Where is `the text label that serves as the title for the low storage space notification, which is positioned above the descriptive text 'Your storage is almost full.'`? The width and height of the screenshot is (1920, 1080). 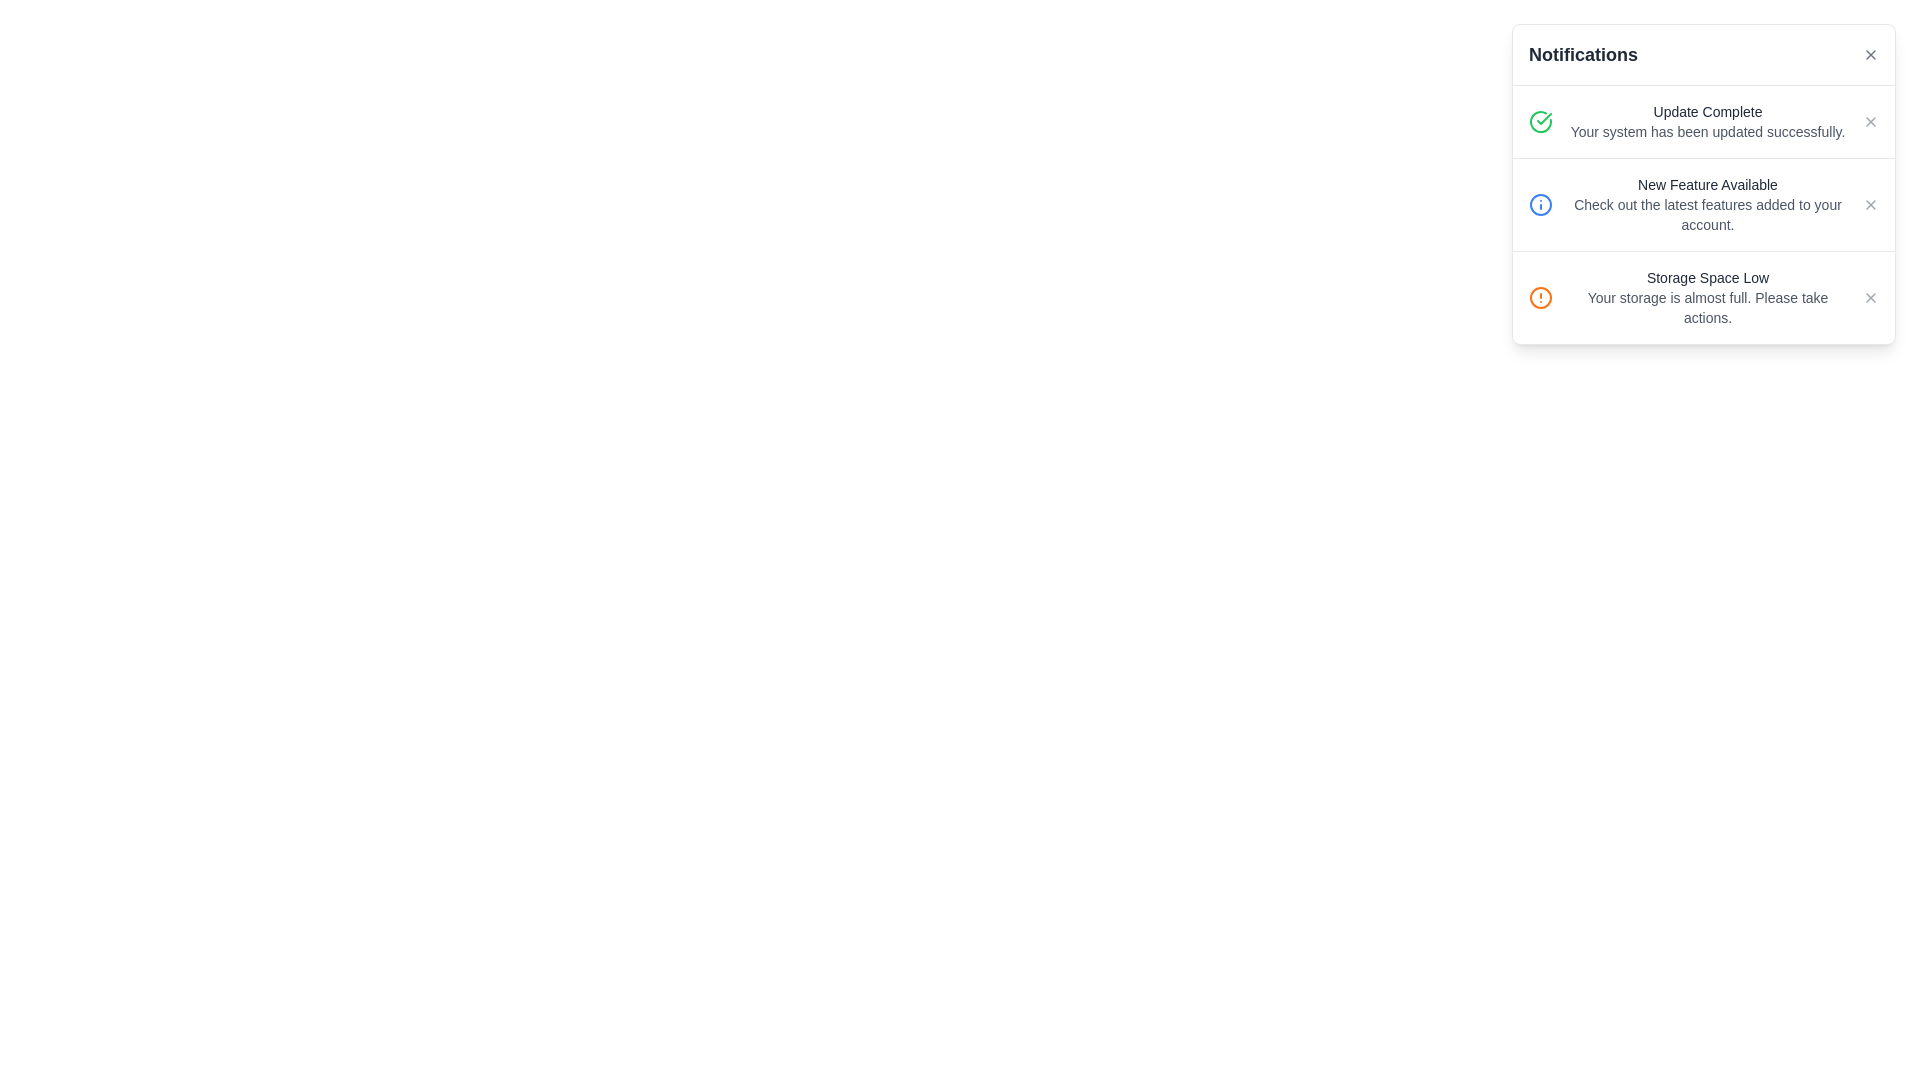
the text label that serves as the title for the low storage space notification, which is positioned above the descriptive text 'Your storage is almost full.' is located at coordinates (1707, 277).